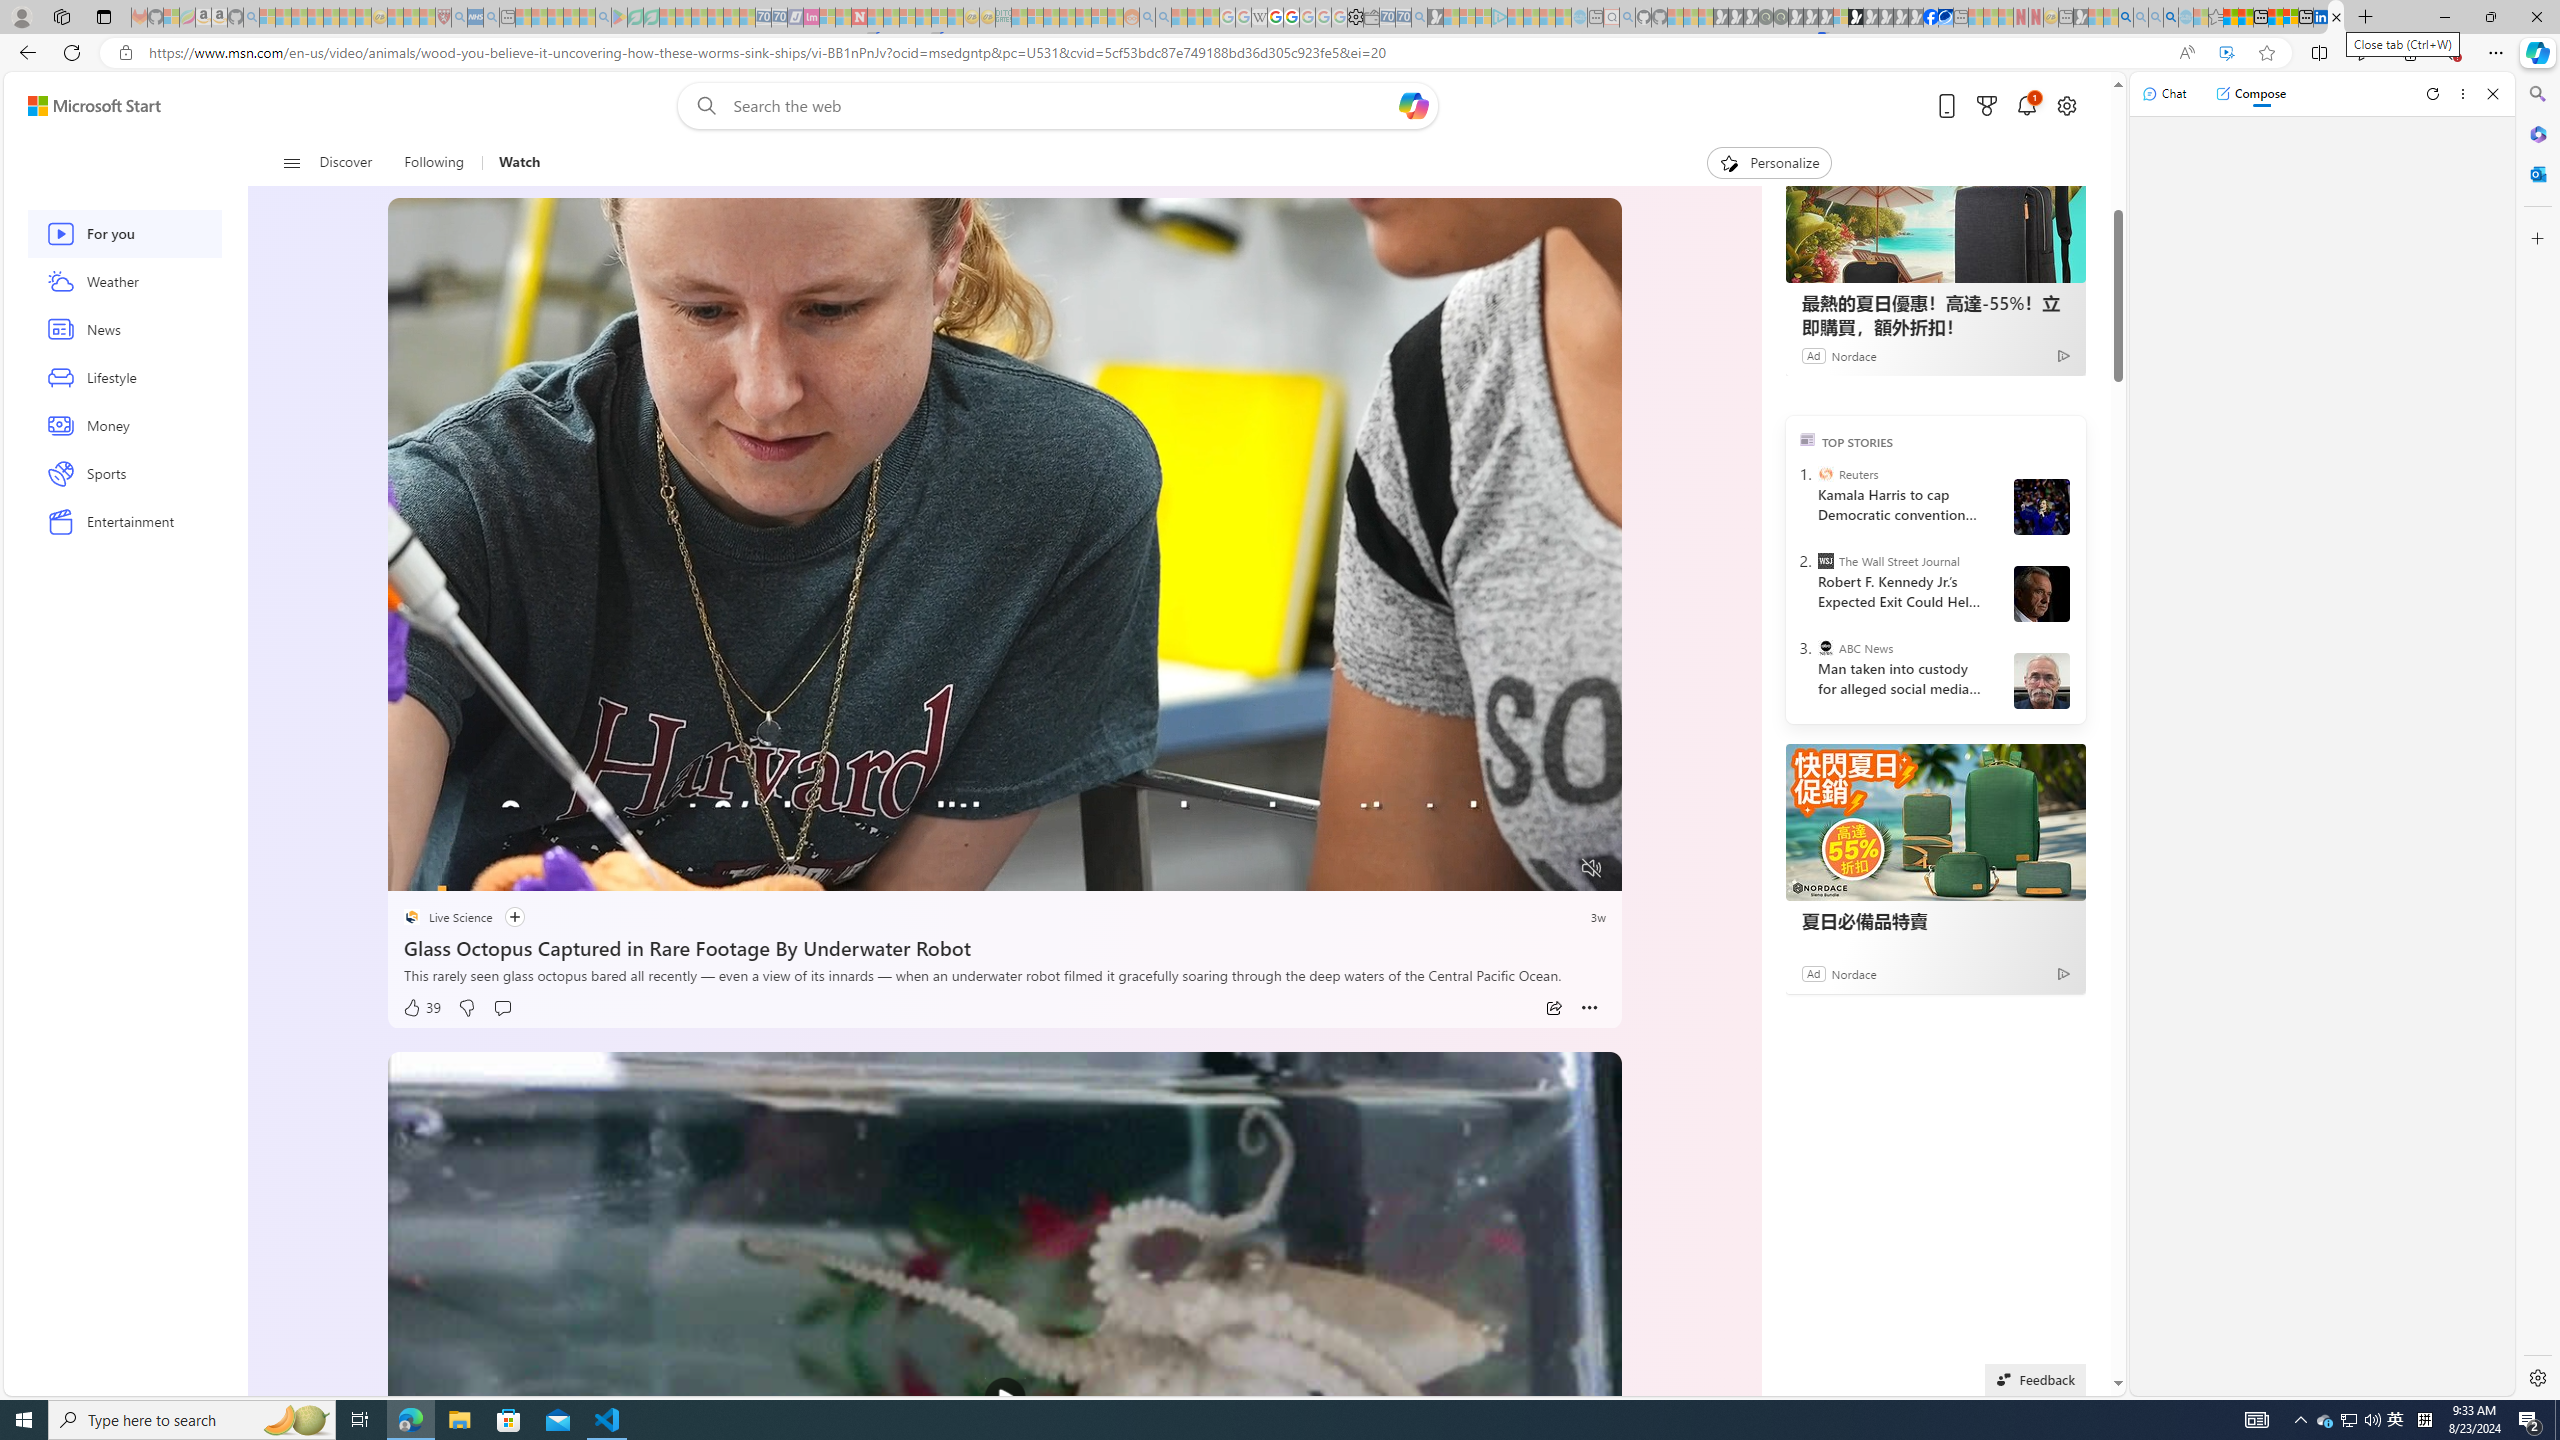 The width and height of the screenshot is (2560, 1440). What do you see at coordinates (1589, 1007) in the screenshot?
I see `'Class: at-item inline-watch'` at bounding box center [1589, 1007].